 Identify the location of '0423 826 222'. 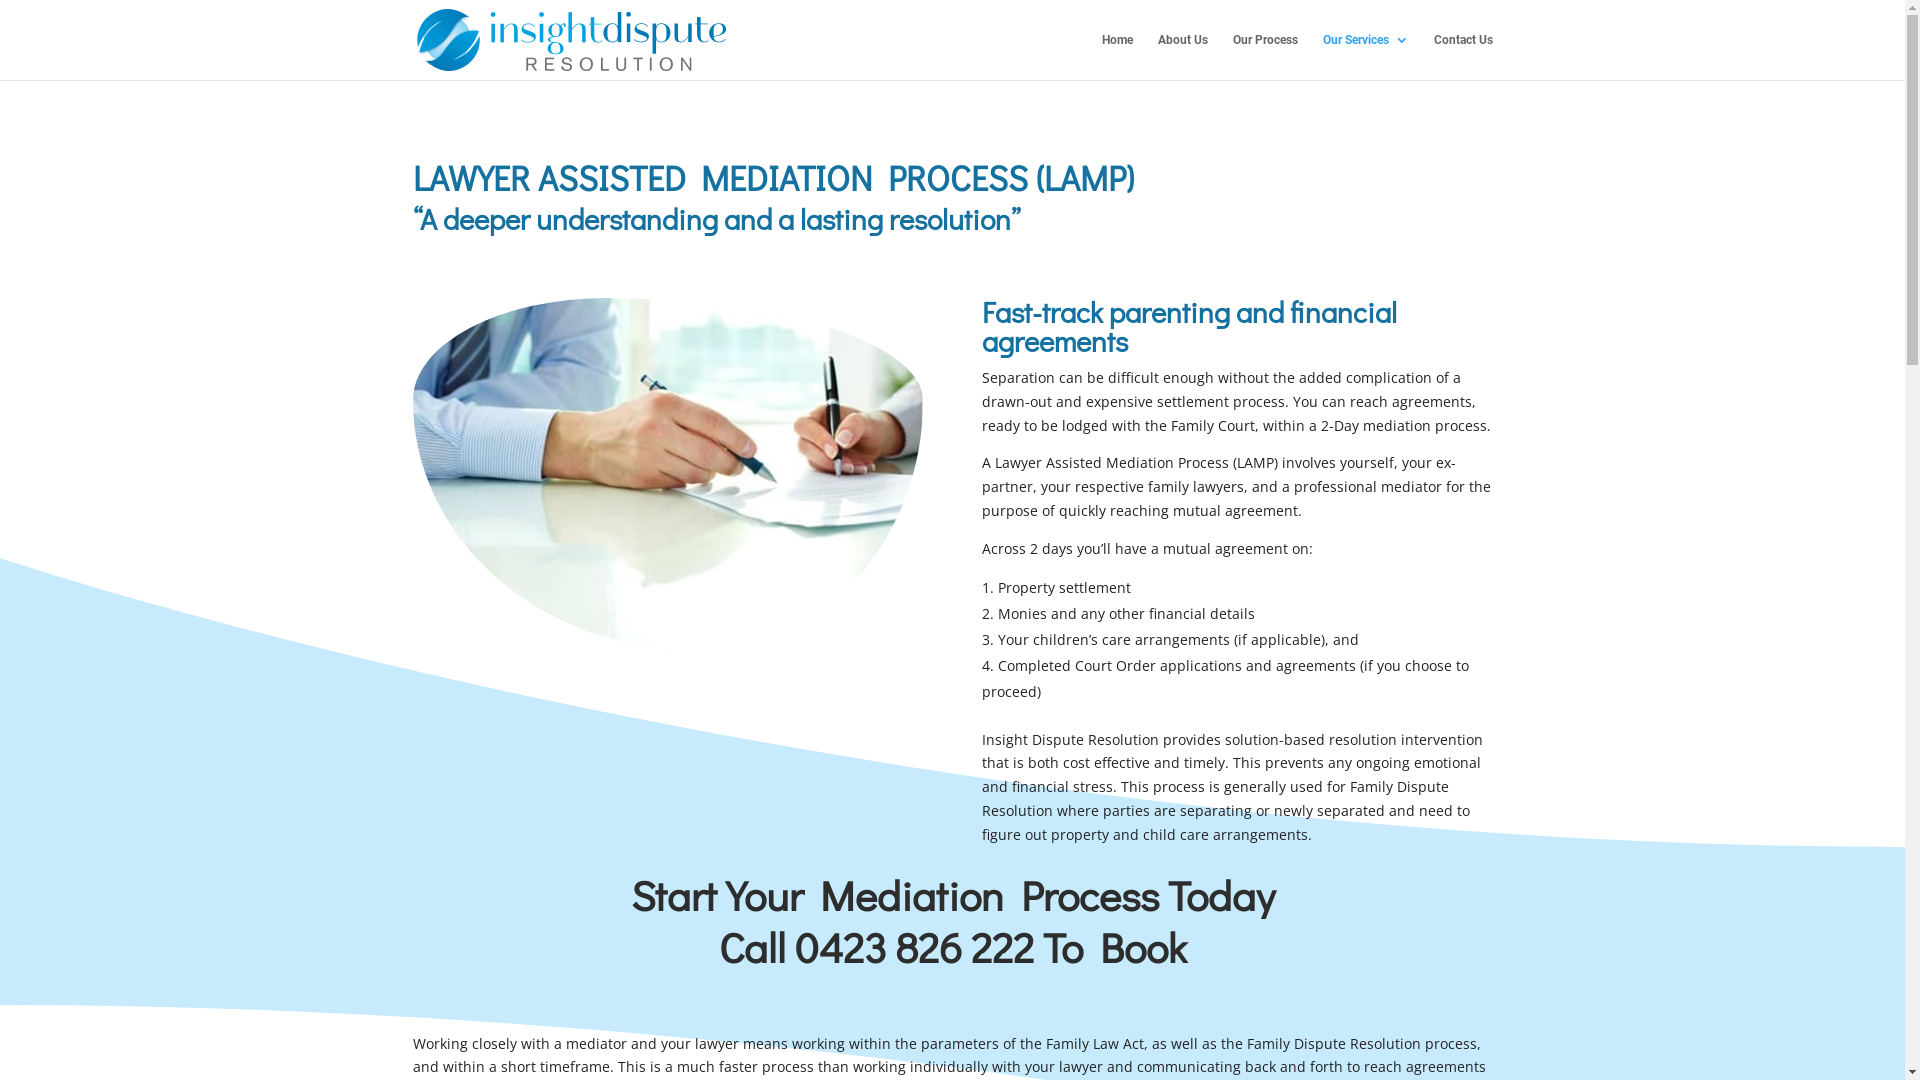
(794, 945).